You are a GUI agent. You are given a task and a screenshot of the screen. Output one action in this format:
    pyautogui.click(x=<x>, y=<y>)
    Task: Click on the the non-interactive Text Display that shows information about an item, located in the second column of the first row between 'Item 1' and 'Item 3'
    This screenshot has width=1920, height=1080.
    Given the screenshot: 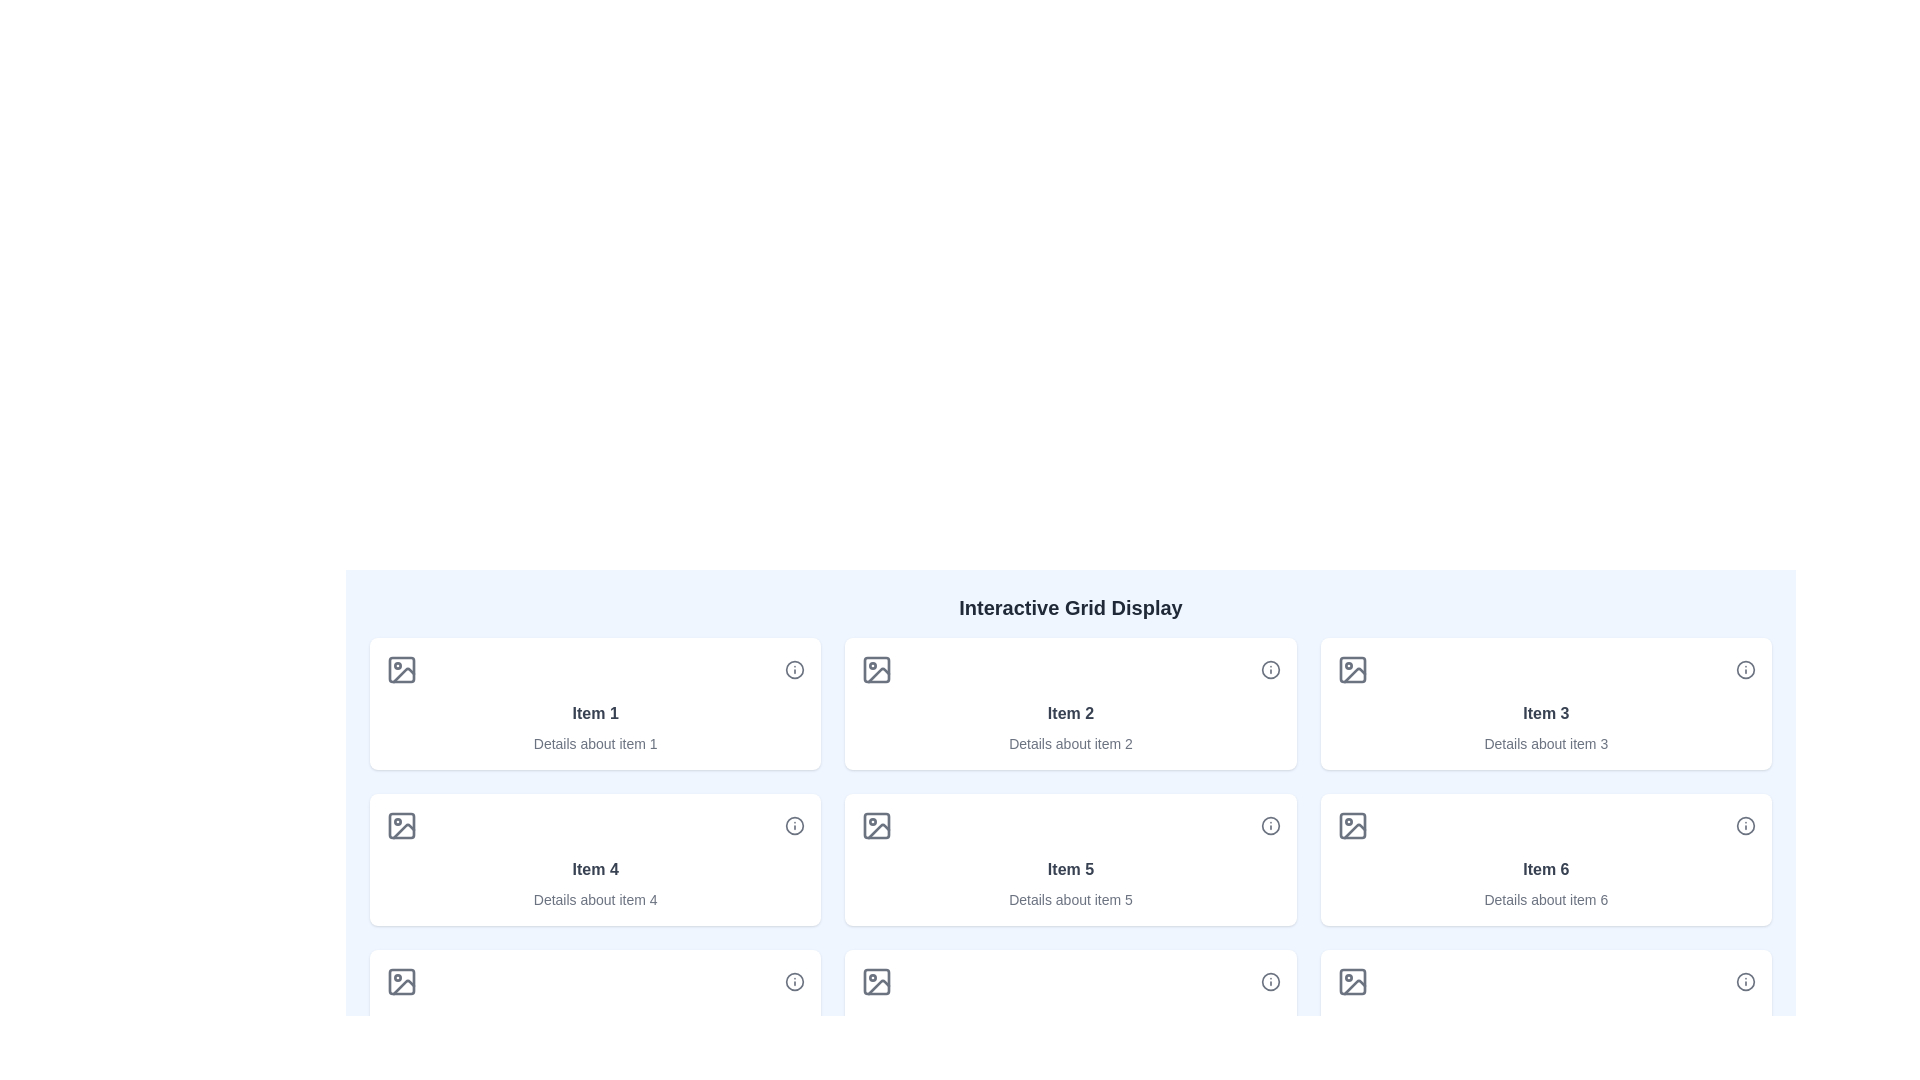 What is the action you would take?
    pyautogui.click(x=1069, y=728)
    